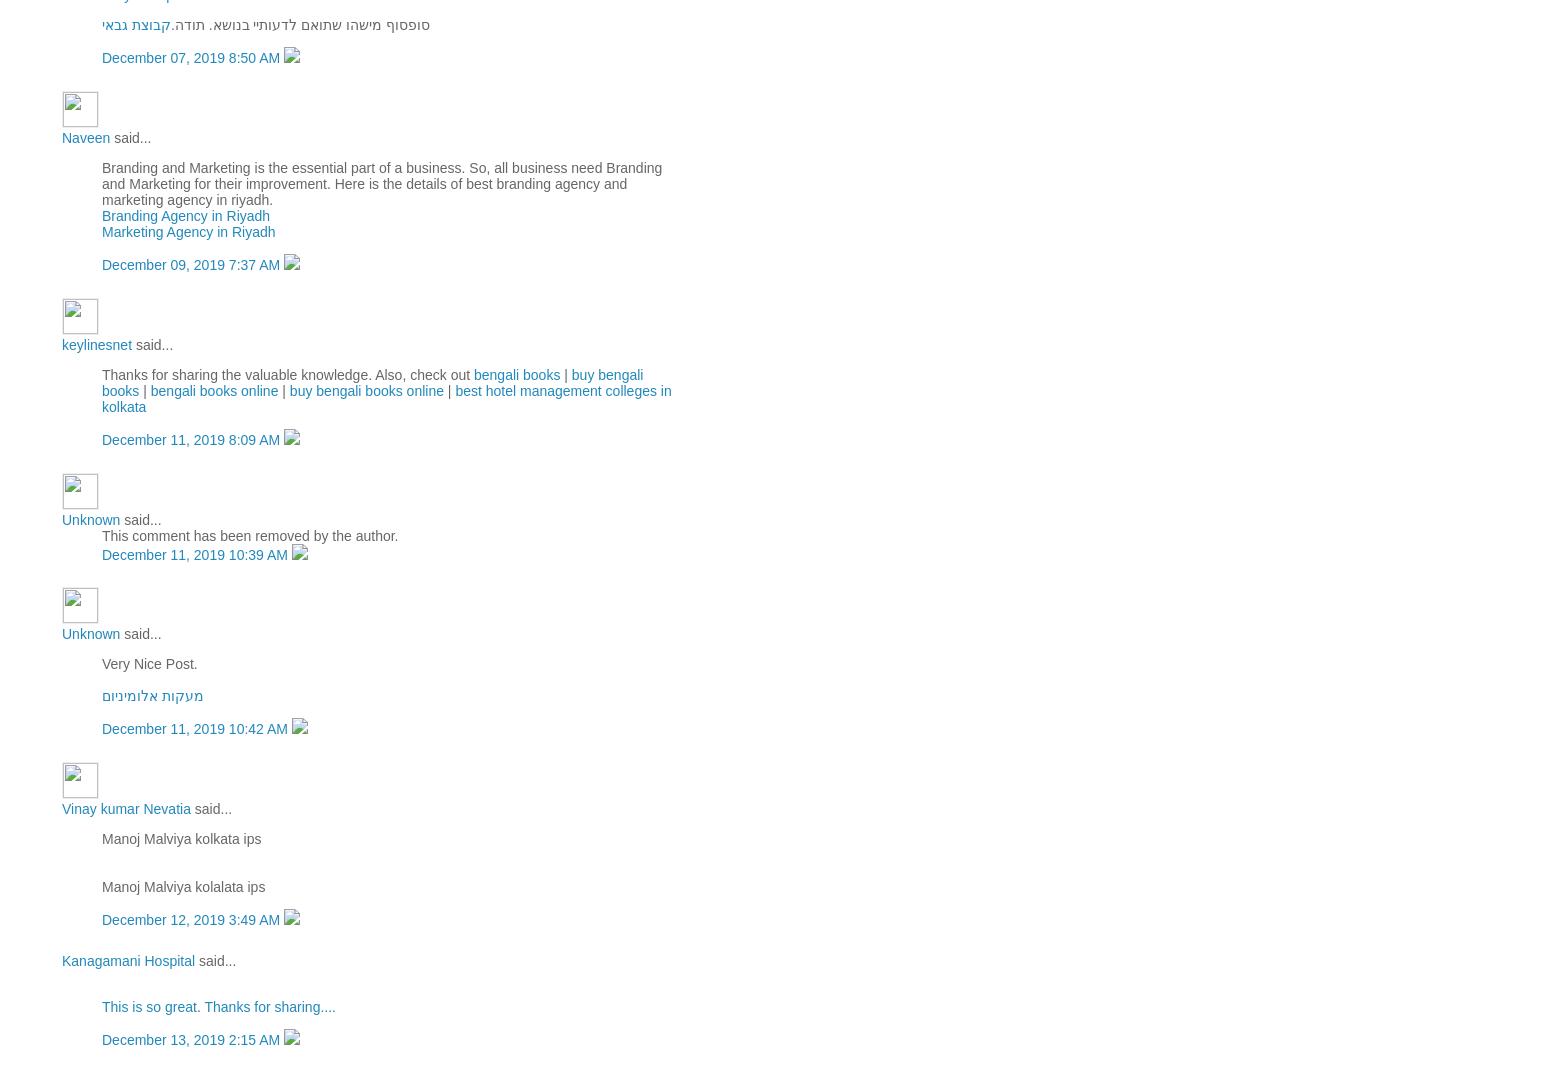 The width and height of the screenshot is (1545, 1071). Describe the element at coordinates (181, 838) in the screenshot. I see `'Manoj Malviya kolkata ips'` at that location.